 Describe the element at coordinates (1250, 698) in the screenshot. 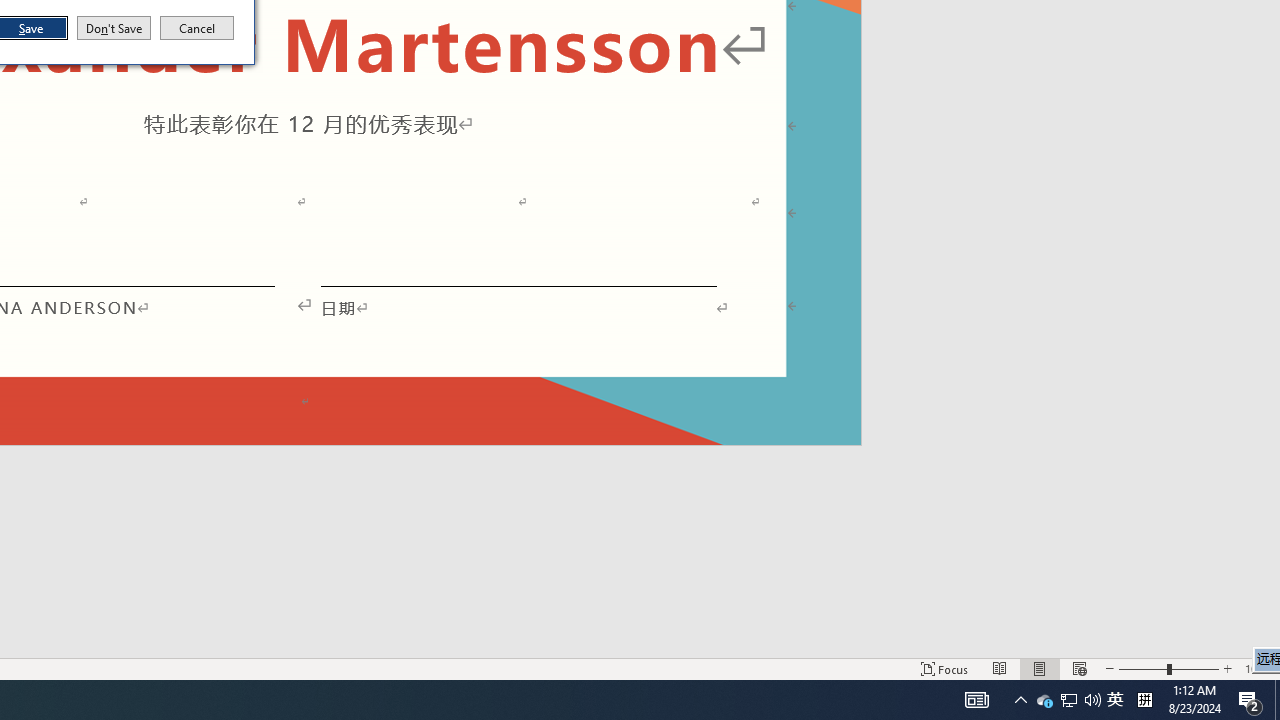

I see `'Action Center, 2 new notifications'` at that location.